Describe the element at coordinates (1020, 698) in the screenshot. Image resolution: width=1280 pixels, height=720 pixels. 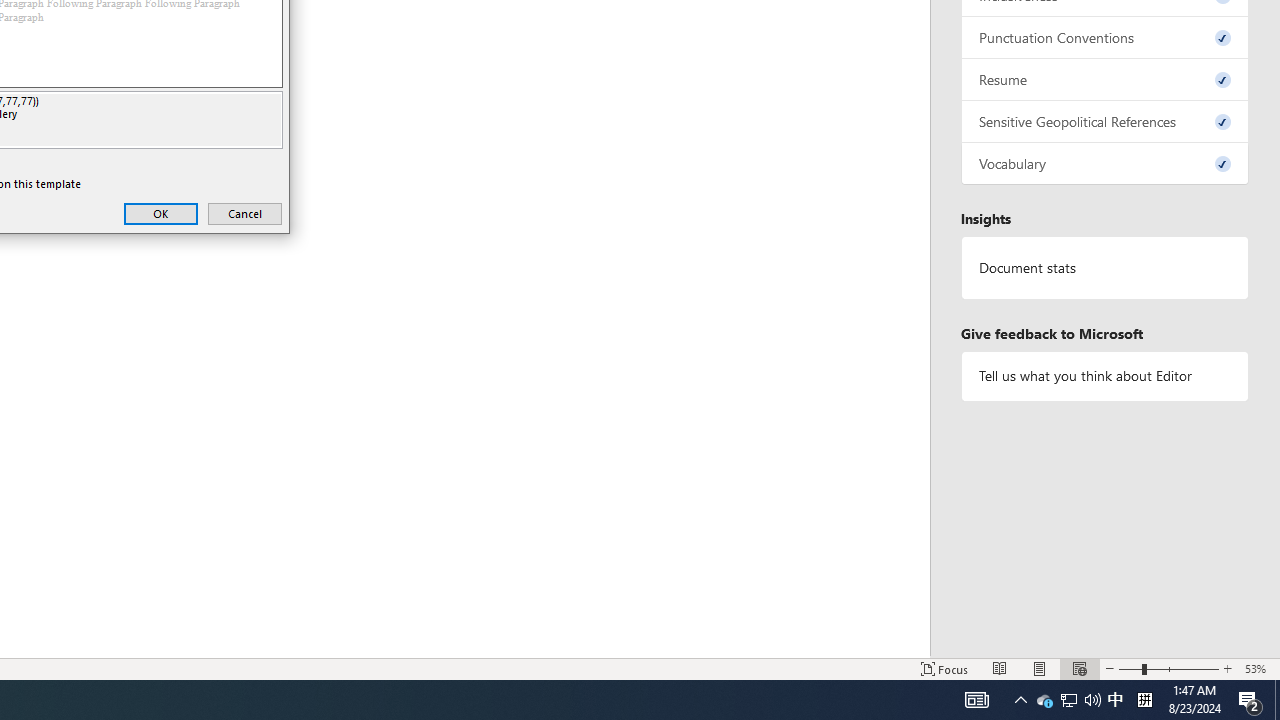
I see `'AutomationID: 4105'` at that location.